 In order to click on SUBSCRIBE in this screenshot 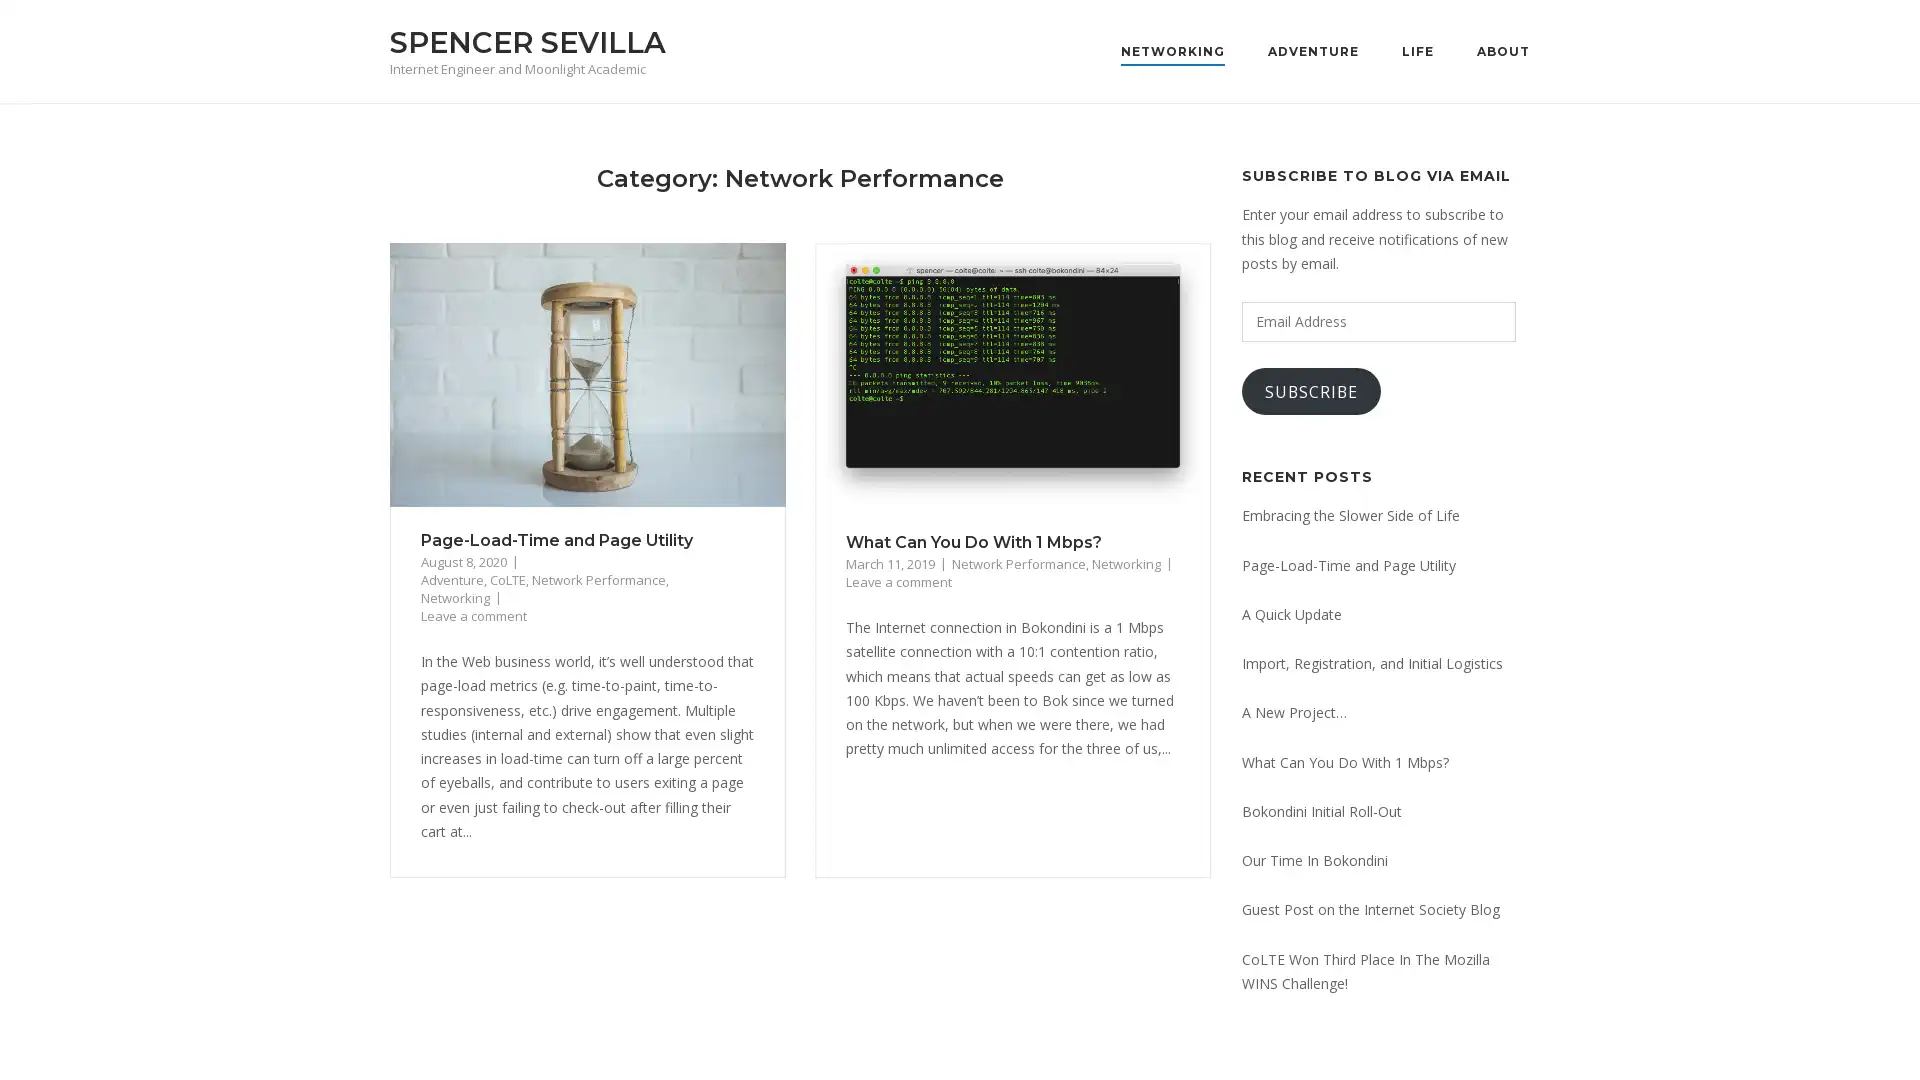, I will do `click(1311, 391)`.